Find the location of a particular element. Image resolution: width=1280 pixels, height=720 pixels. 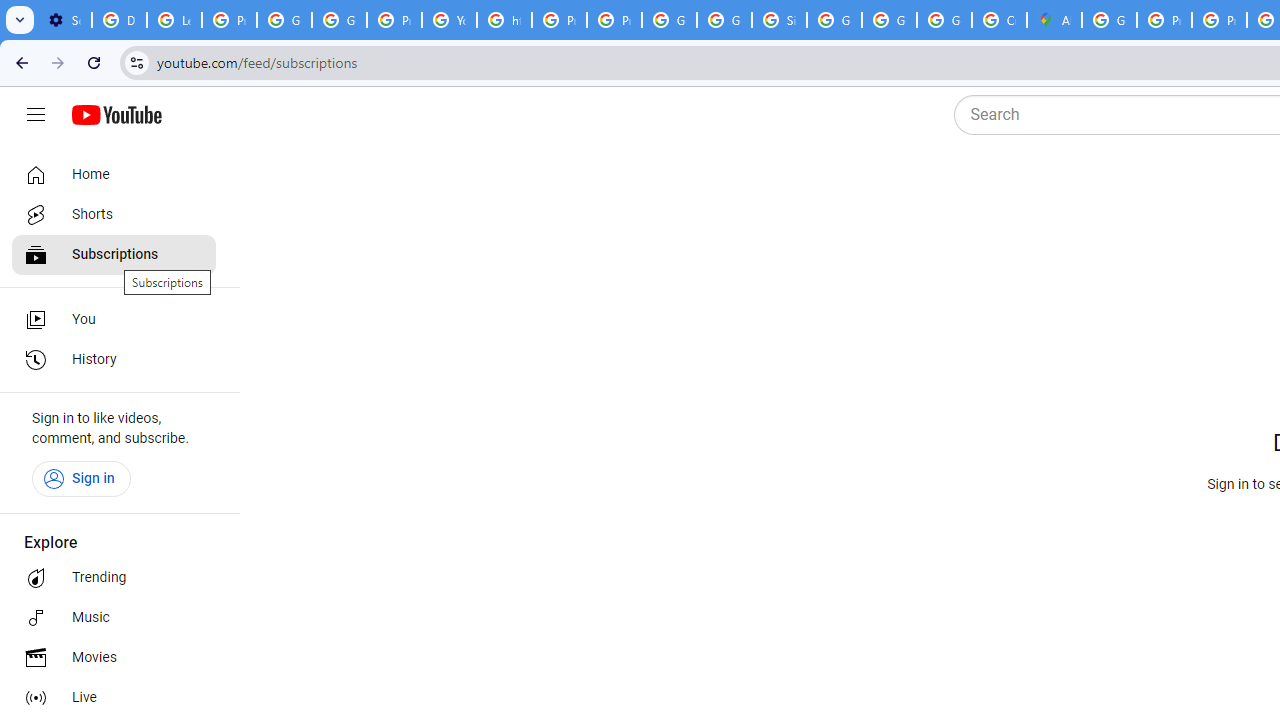

'Subscriptions' is located at coordinates (112, 253).